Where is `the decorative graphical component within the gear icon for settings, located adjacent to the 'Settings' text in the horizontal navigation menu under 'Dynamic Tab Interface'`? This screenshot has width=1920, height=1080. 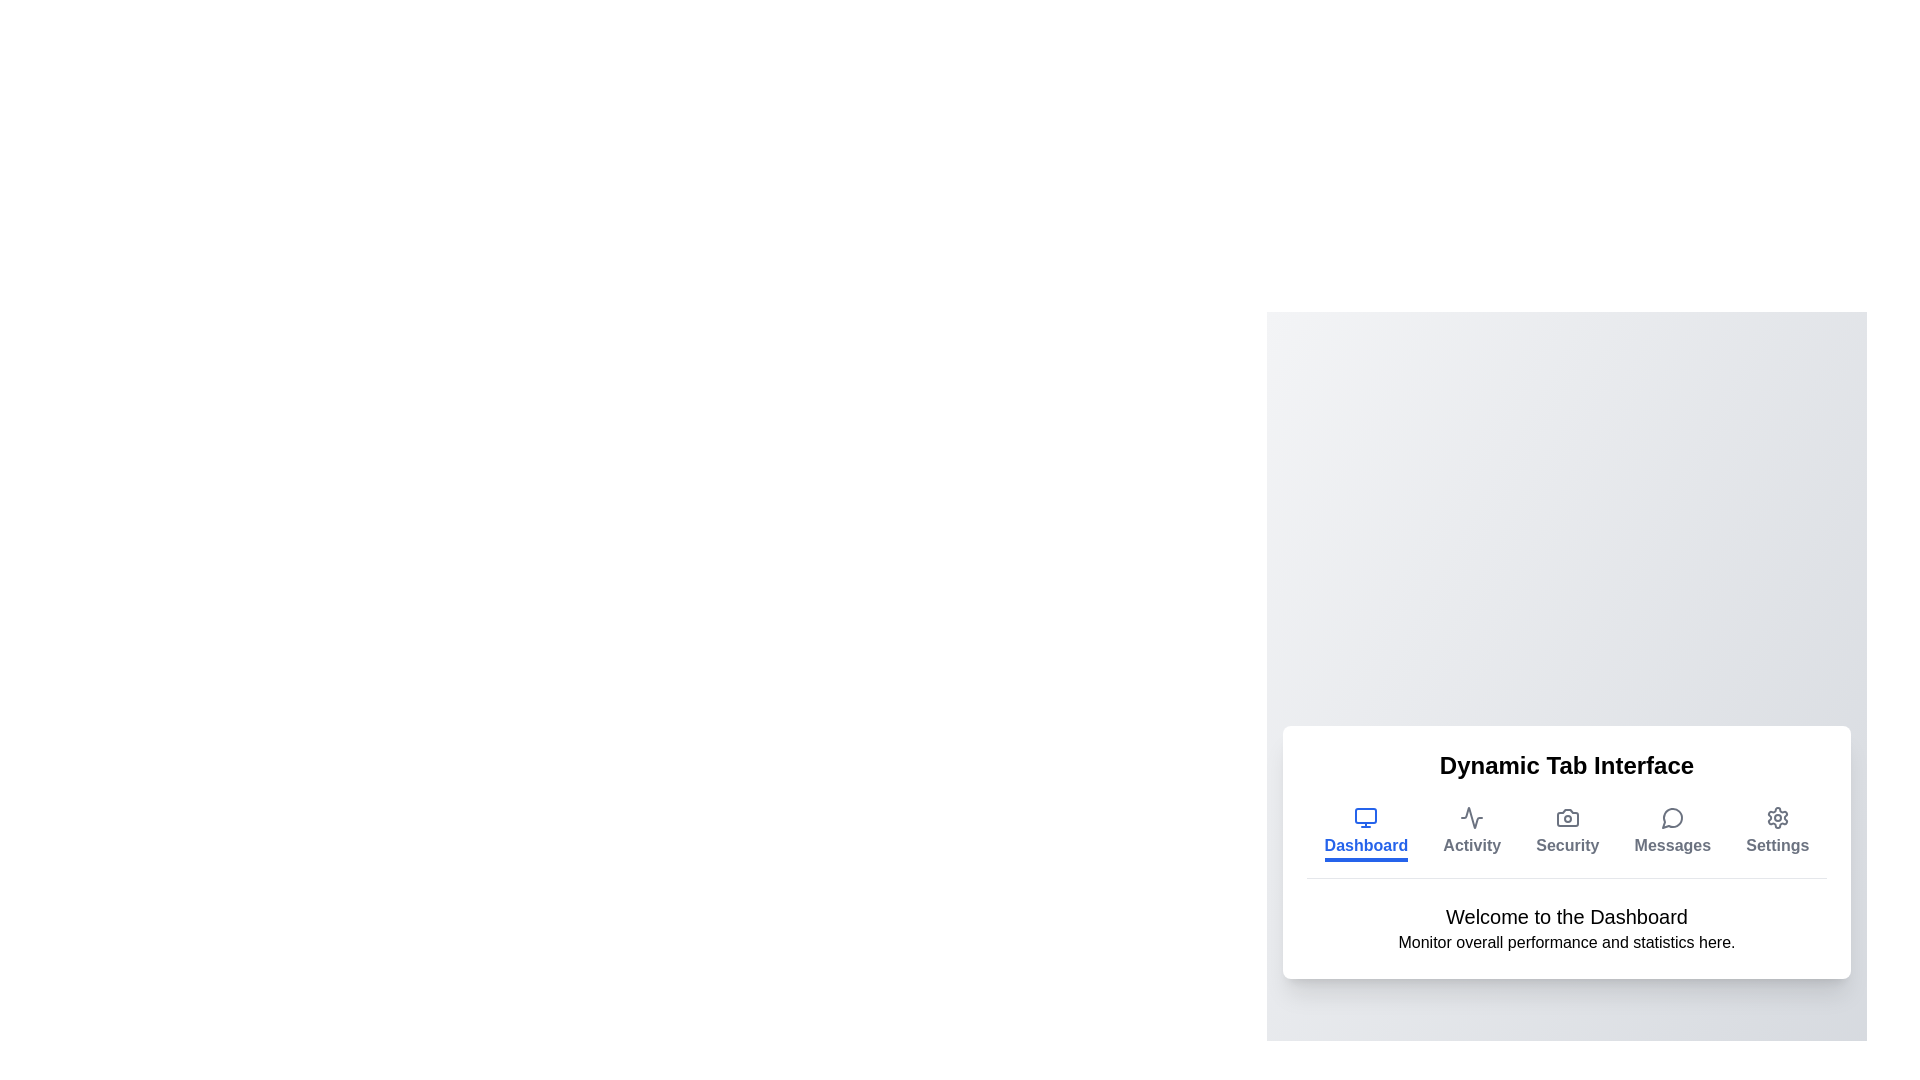
the decorative graphical component within the gear icon for settings, located adjacent to the 'Settings' text in the horizontal navigation menu under 'Dynamic Tab Interface' is located at coordinates (1777, 817).